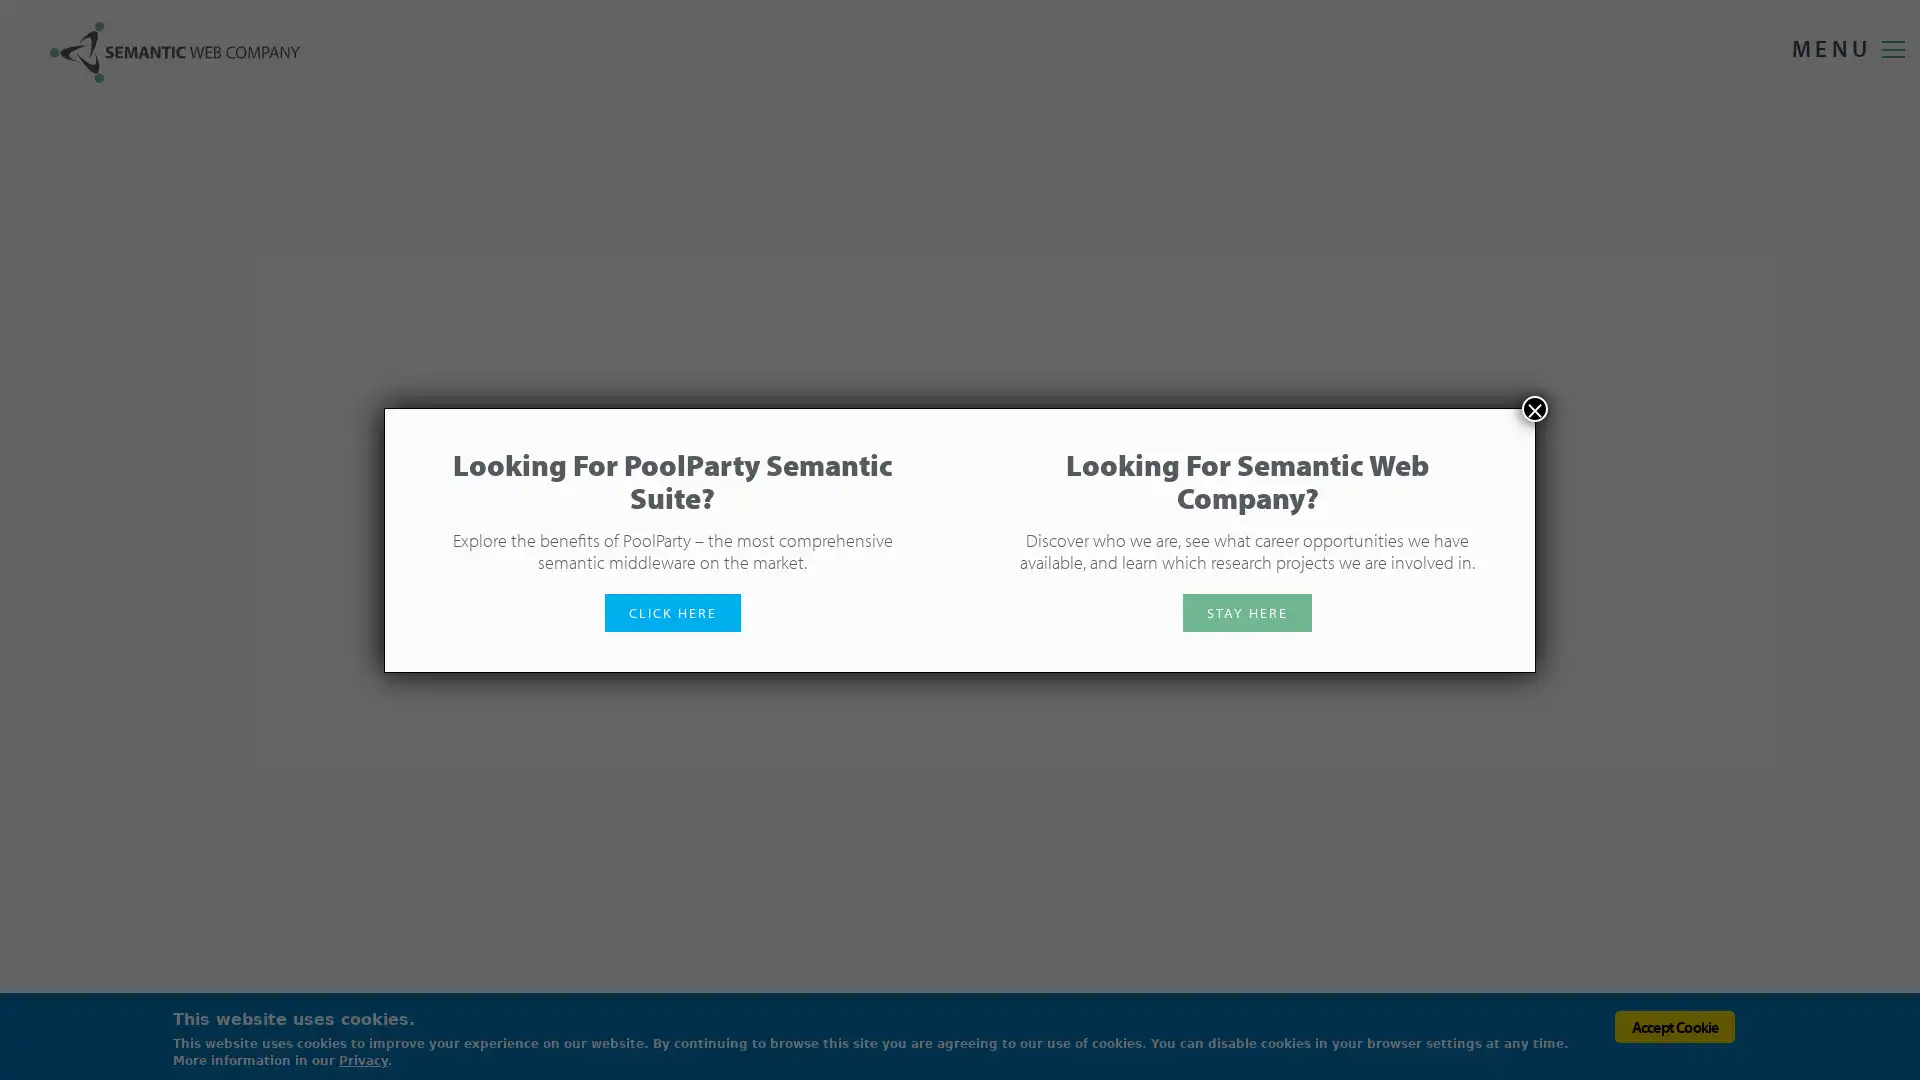  Describe the element at coordinates (672, 611) in the screenshot. I see `CLICK HERE` at that location.